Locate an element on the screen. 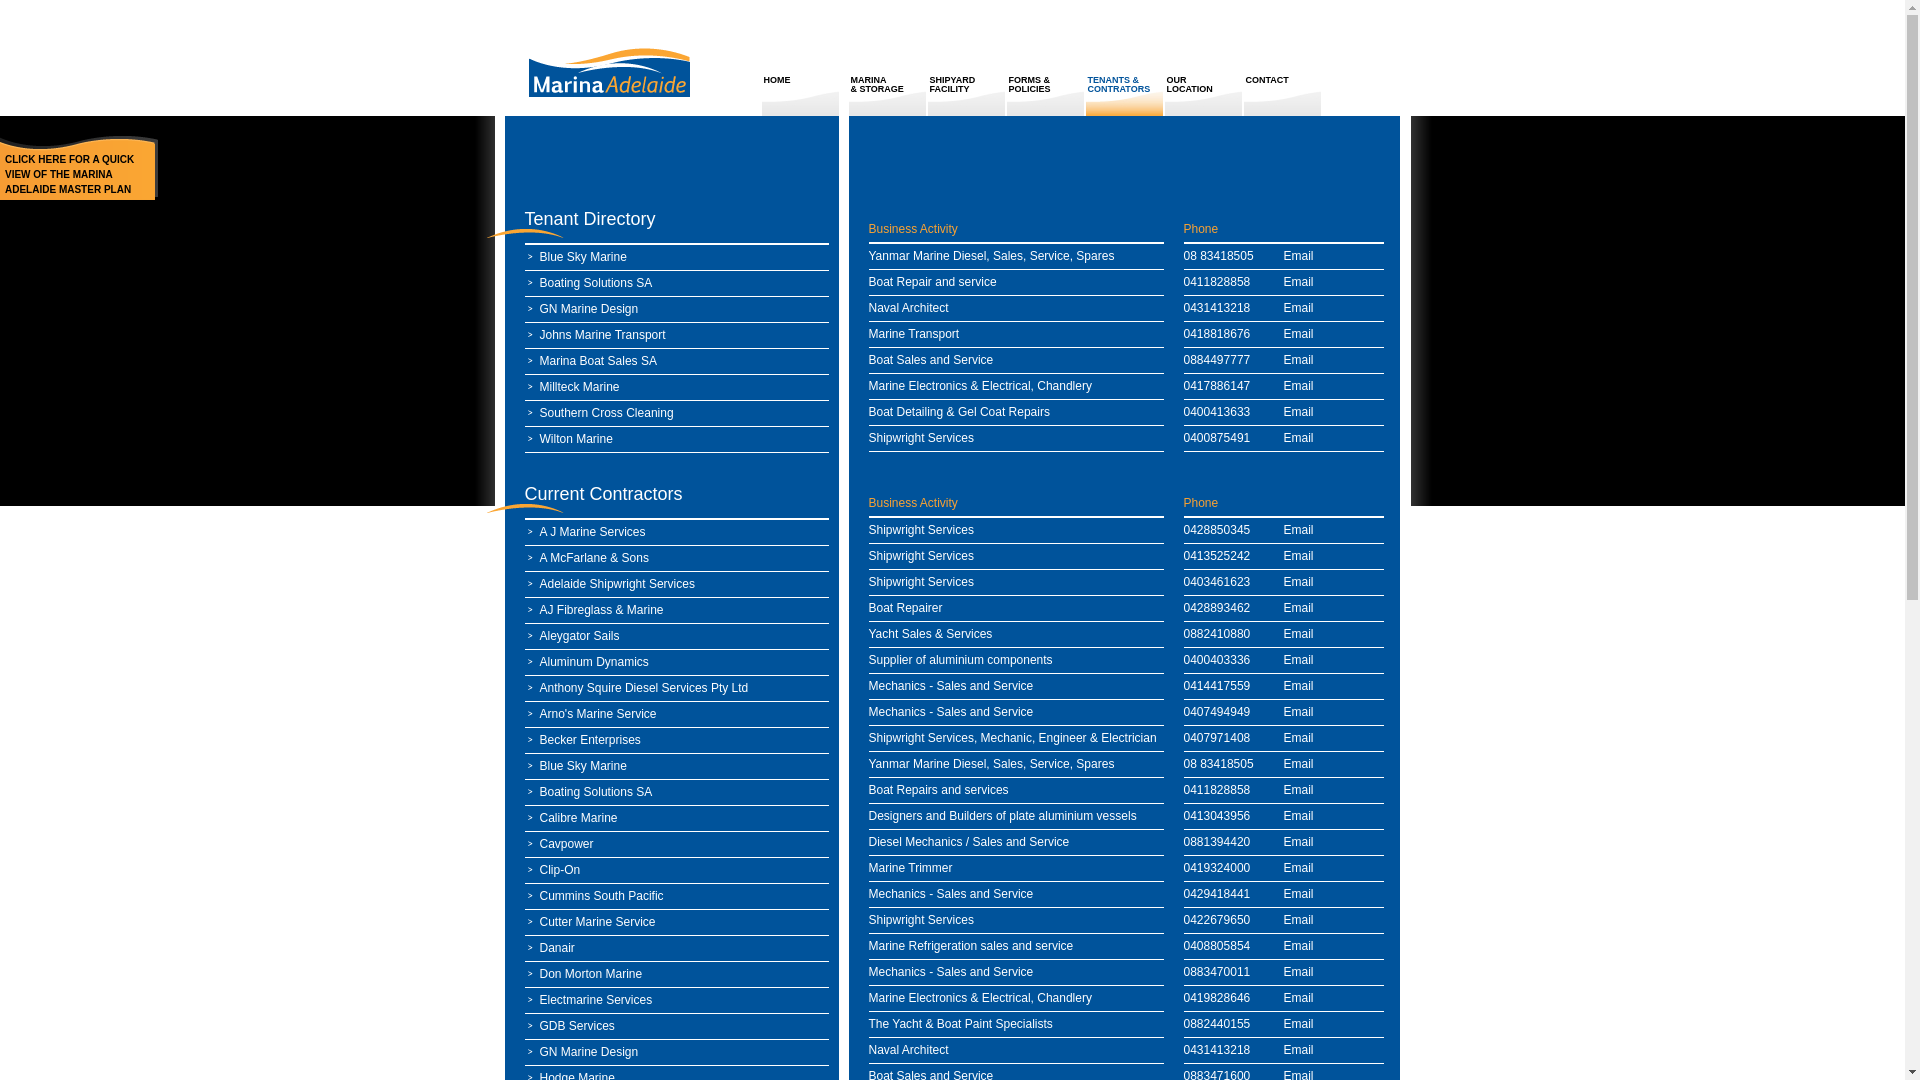 The width and height of the screenshot is (1920, 1080). 'MARINA is located at coordinates (886, 96).